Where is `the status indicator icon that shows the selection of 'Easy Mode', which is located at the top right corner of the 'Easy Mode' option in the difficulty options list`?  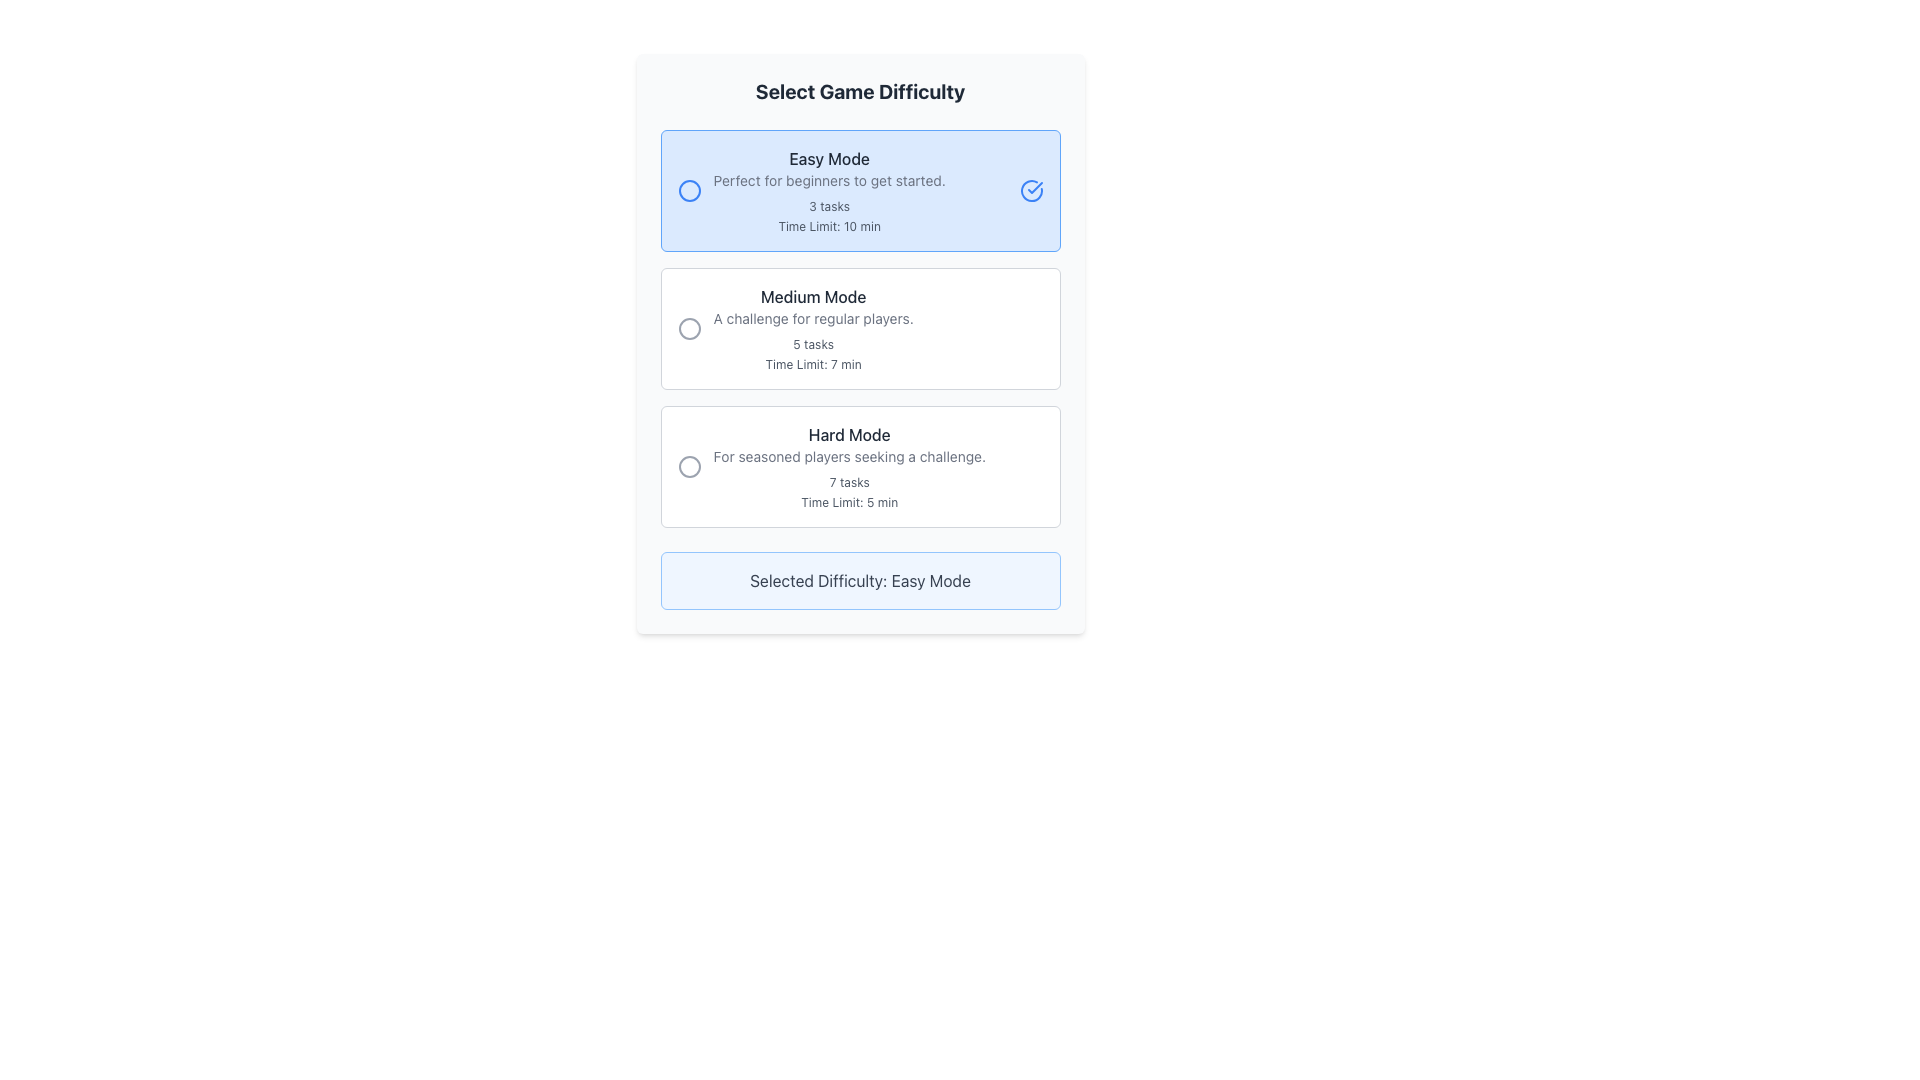
the status indicator icon that shows the selection of 'Easy Mode', which is located at the top right corner of the 'Easy Mode' option in the difficulty options list is located at coordinates (1031, 191).